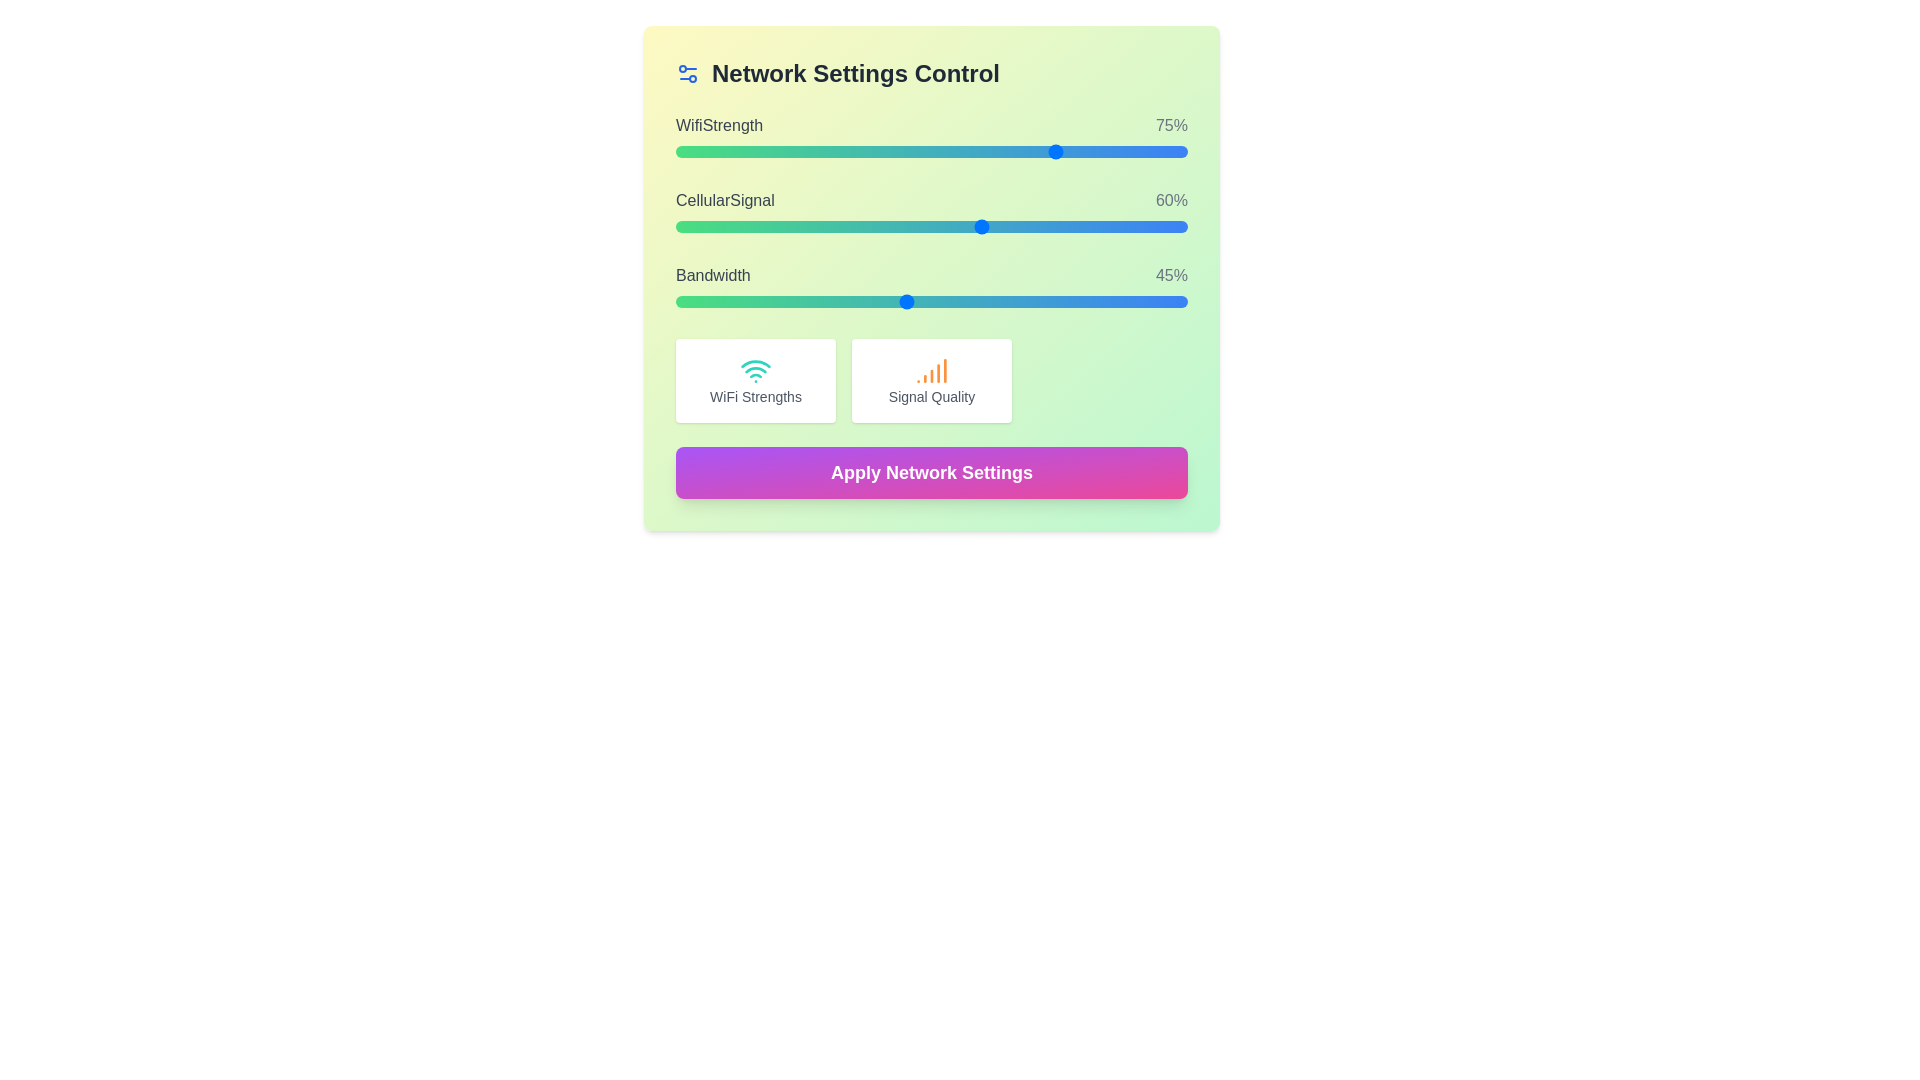  Describe the element at coordinates (762, 150) in the screenshot. I see `WiFi strength` at that location.